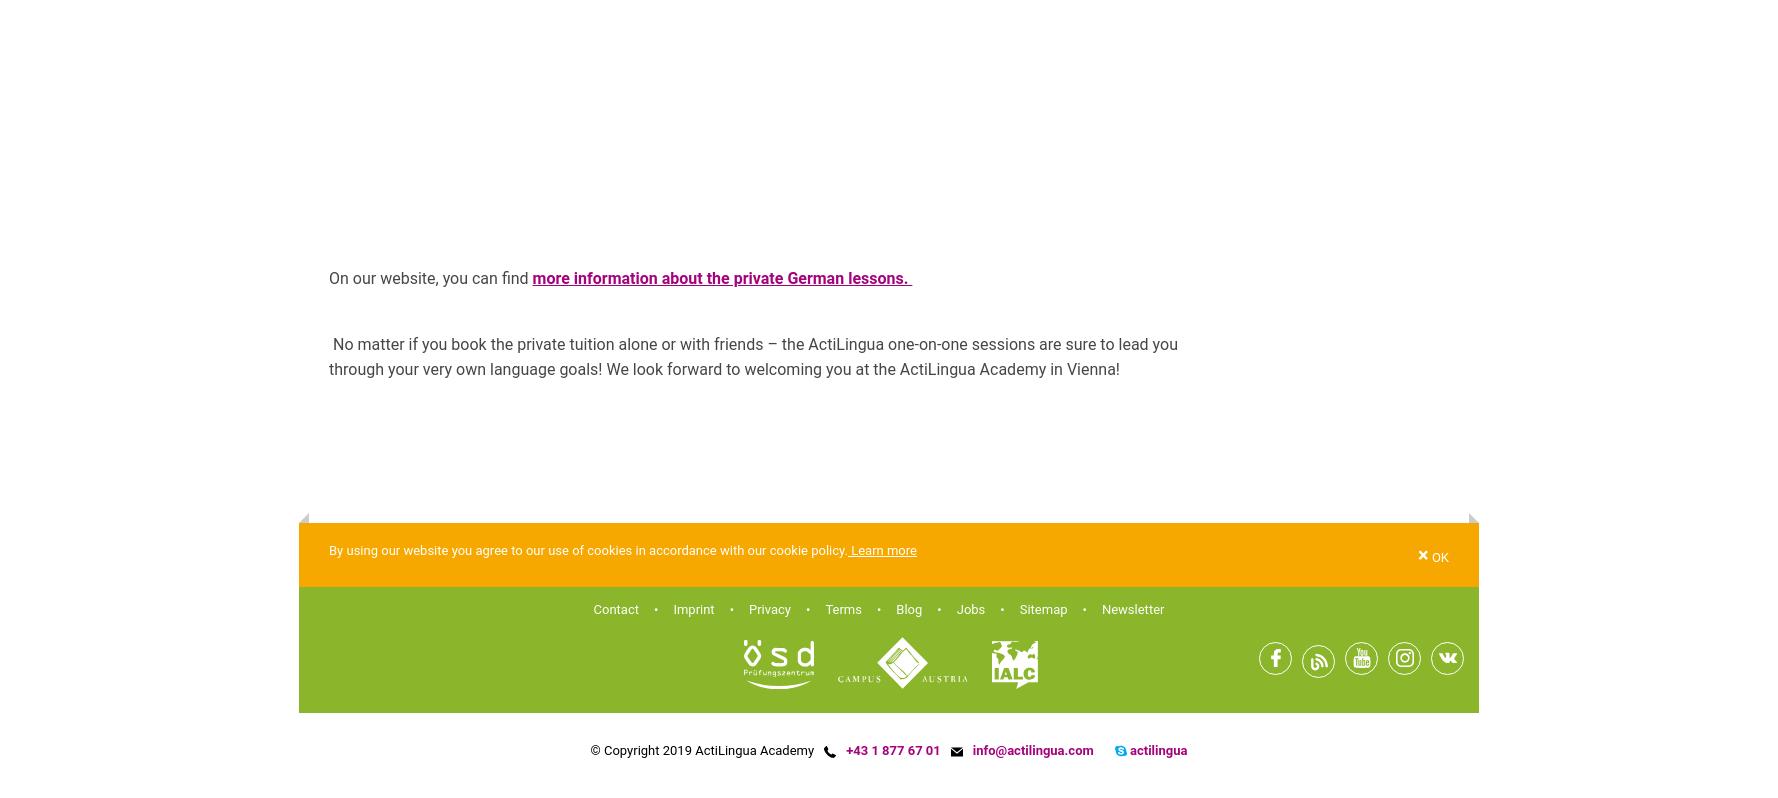  I want to click on 'info@actilingua.com', so click(1032, 748).